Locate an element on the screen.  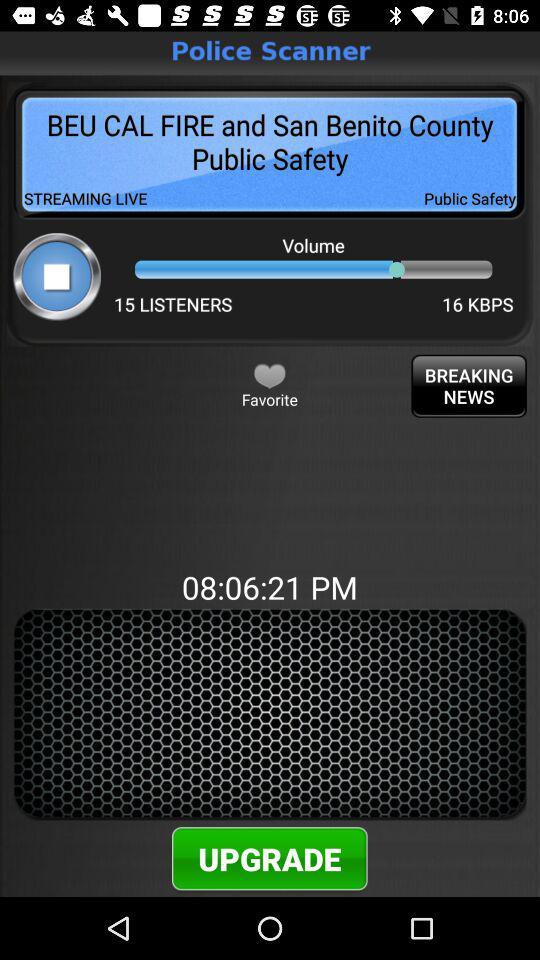
the button us used to add it to the favorite is located at coordinates (269, 374).